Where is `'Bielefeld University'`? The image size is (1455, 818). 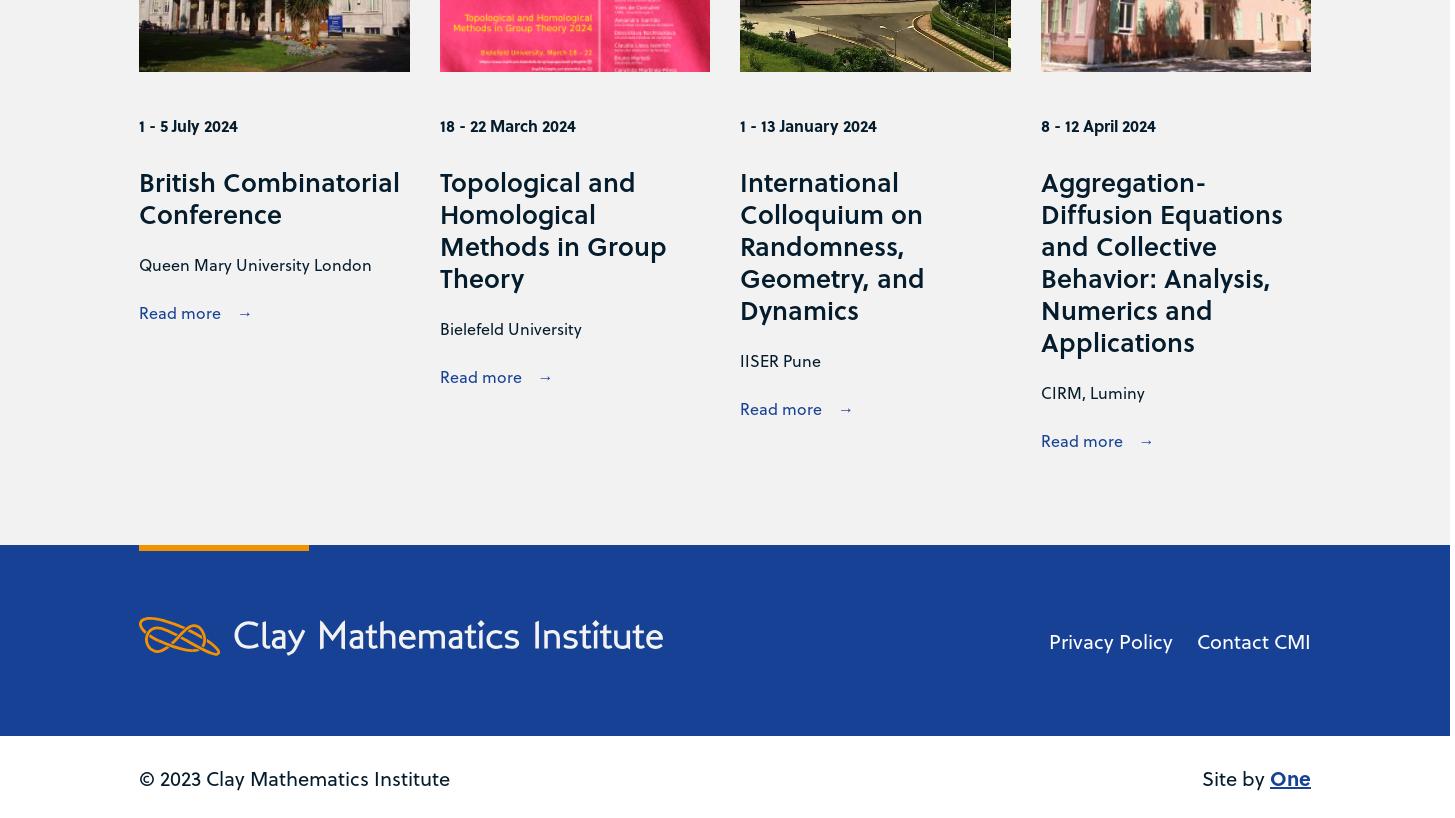
'Bielefeld University' is located at coordinates (509, 326).